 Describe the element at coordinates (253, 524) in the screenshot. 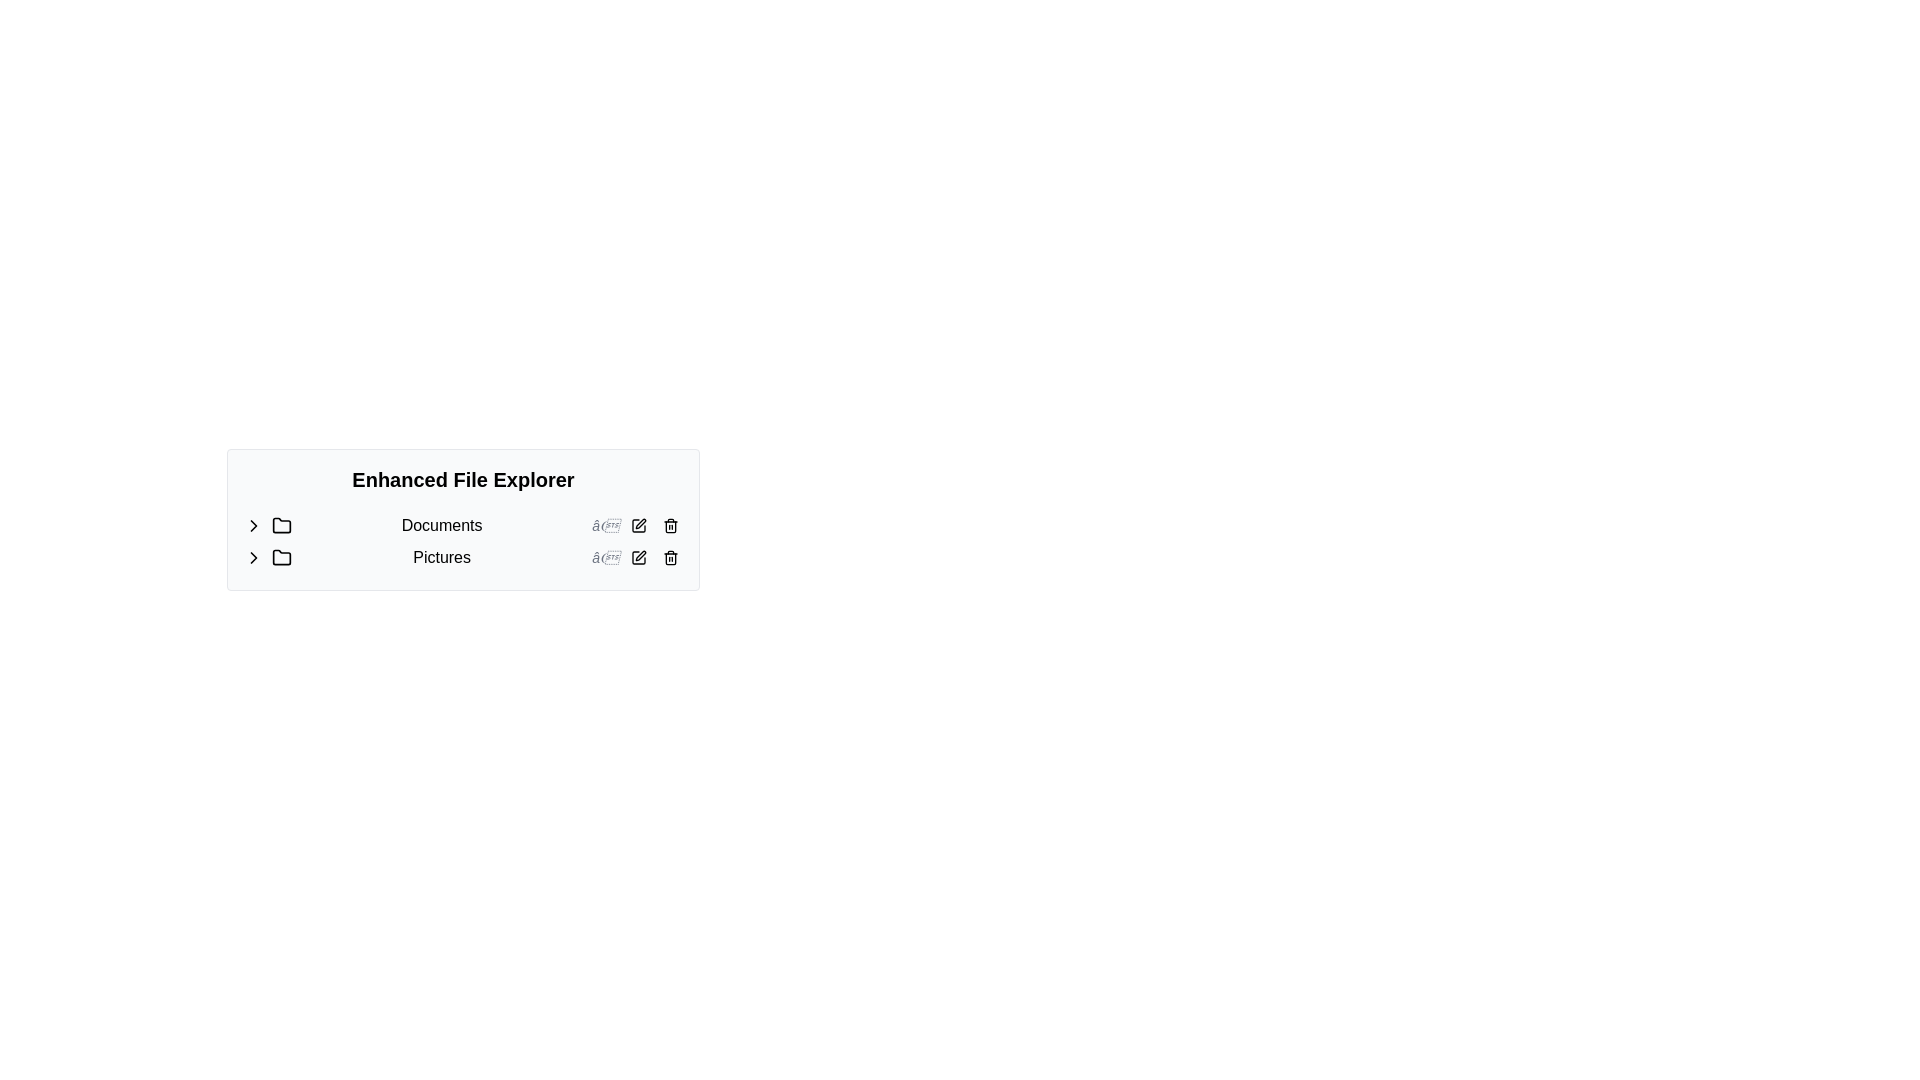

I see `the Chevron icon located in the navigation section on the left side of the row corresponding to the 'Documents' folder` at that location.